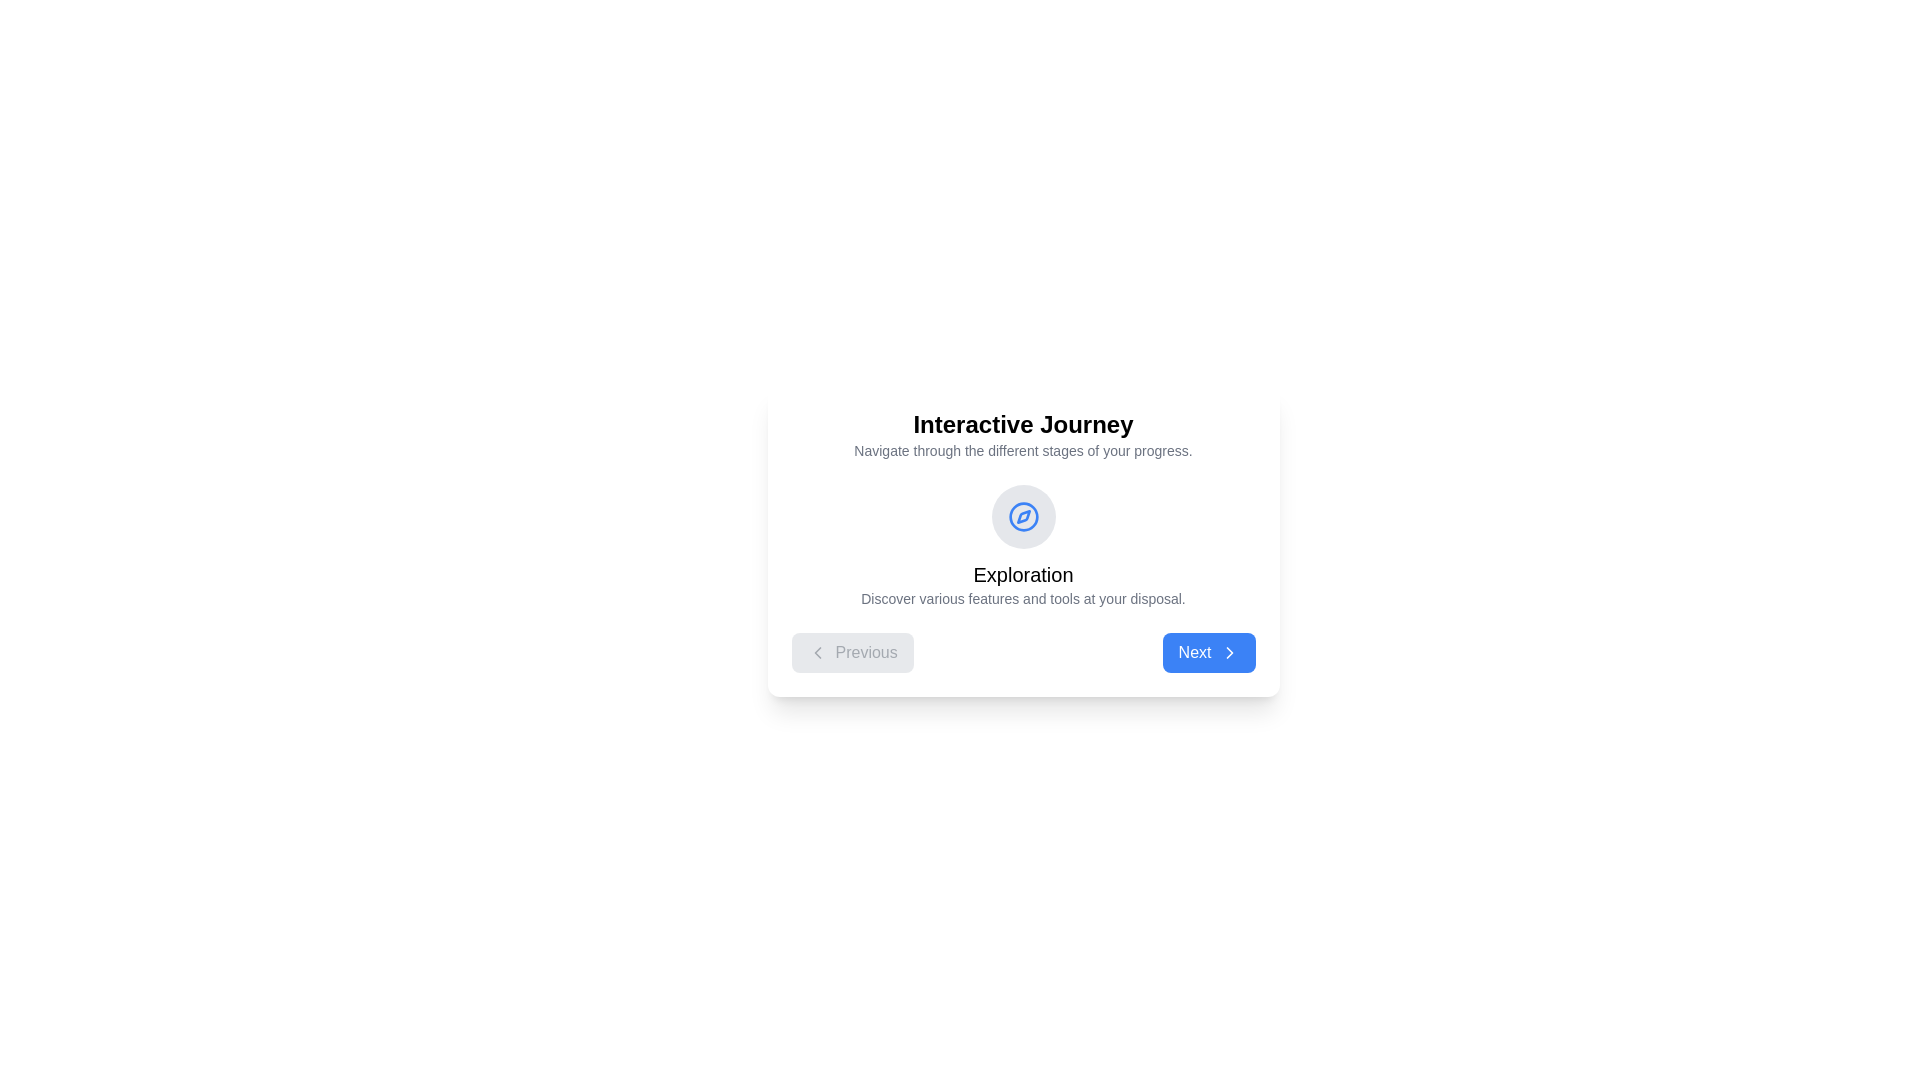 The width and height of the screenshot is (1920, 1080). Describe the element at coordinates (1023, 597) in the screenshot. I see `guiding text label located within the 'Exploration' section, which provides a brief description of available features and tools` at that location.